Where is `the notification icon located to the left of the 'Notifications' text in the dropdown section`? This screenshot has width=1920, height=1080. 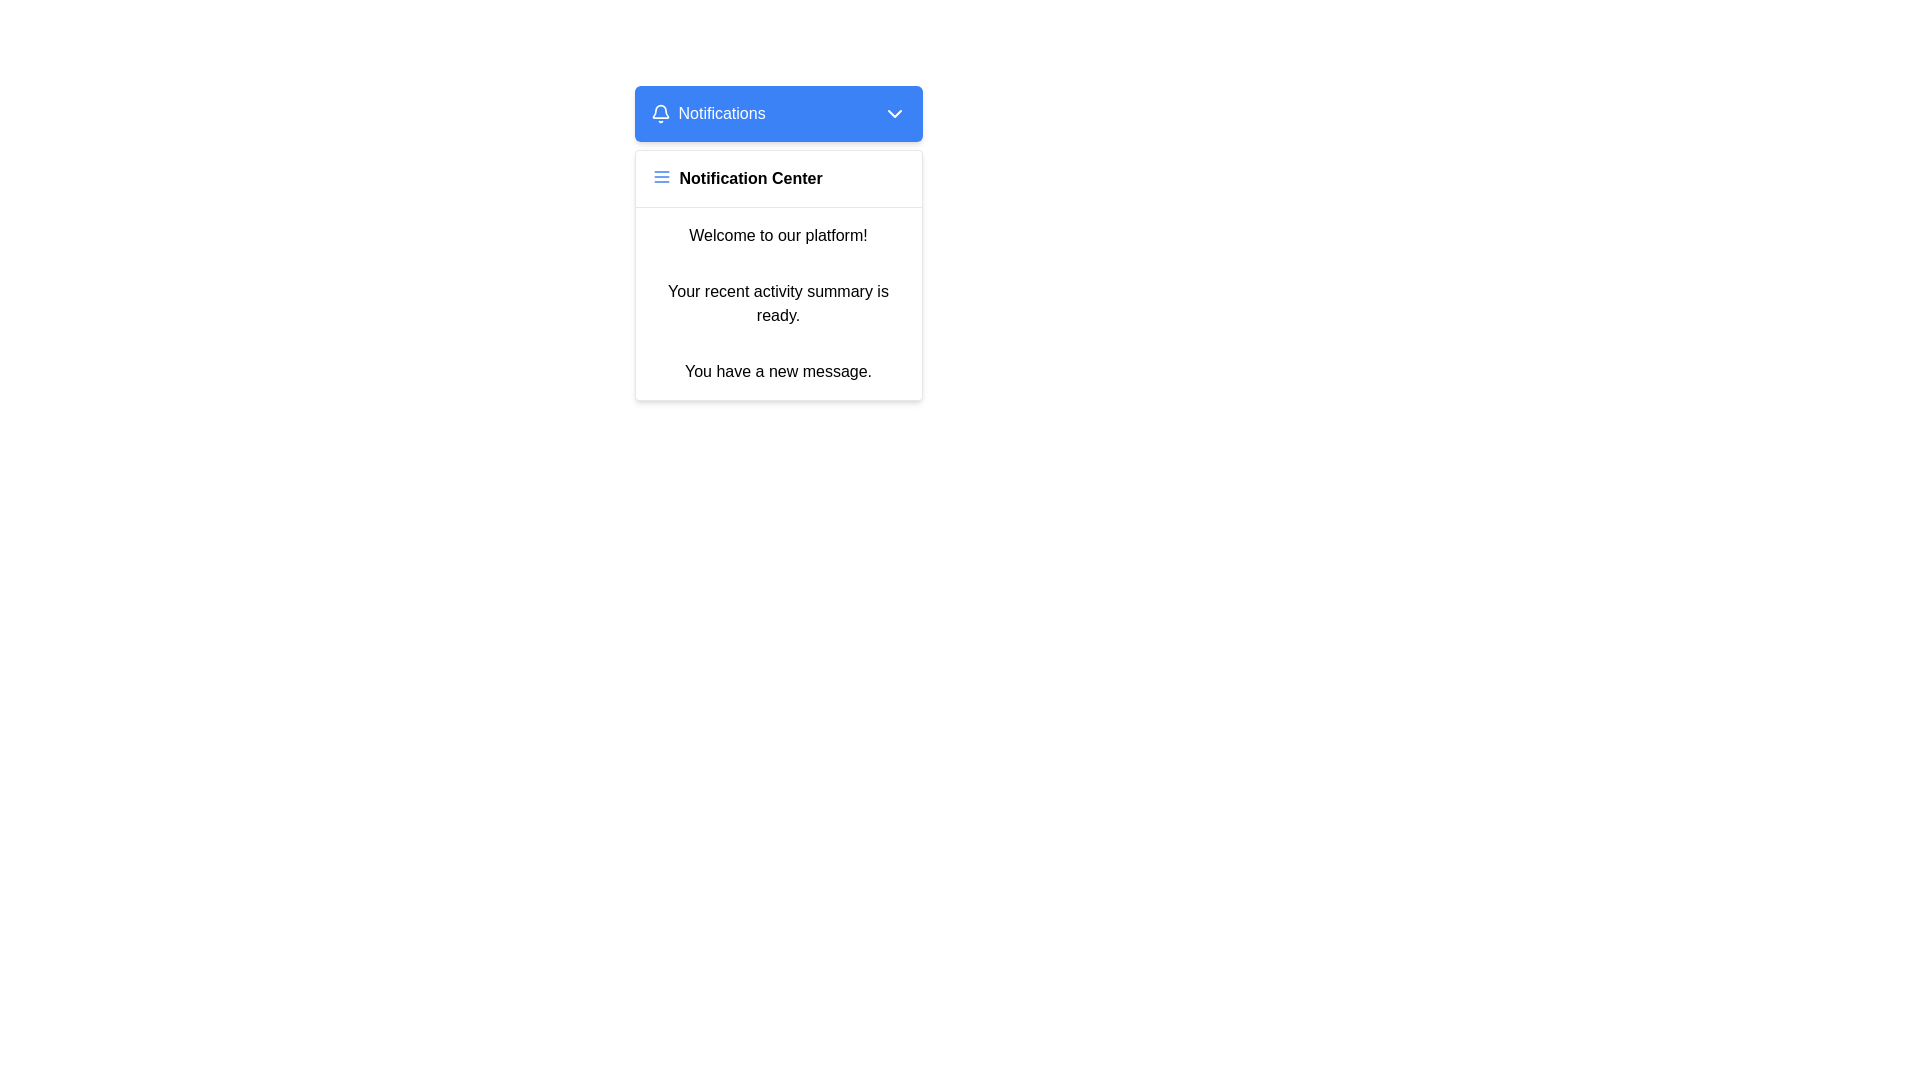
the notification icon located to the left of the 'Notifications' text in the dropdown section is located at coordinates (660, 114).